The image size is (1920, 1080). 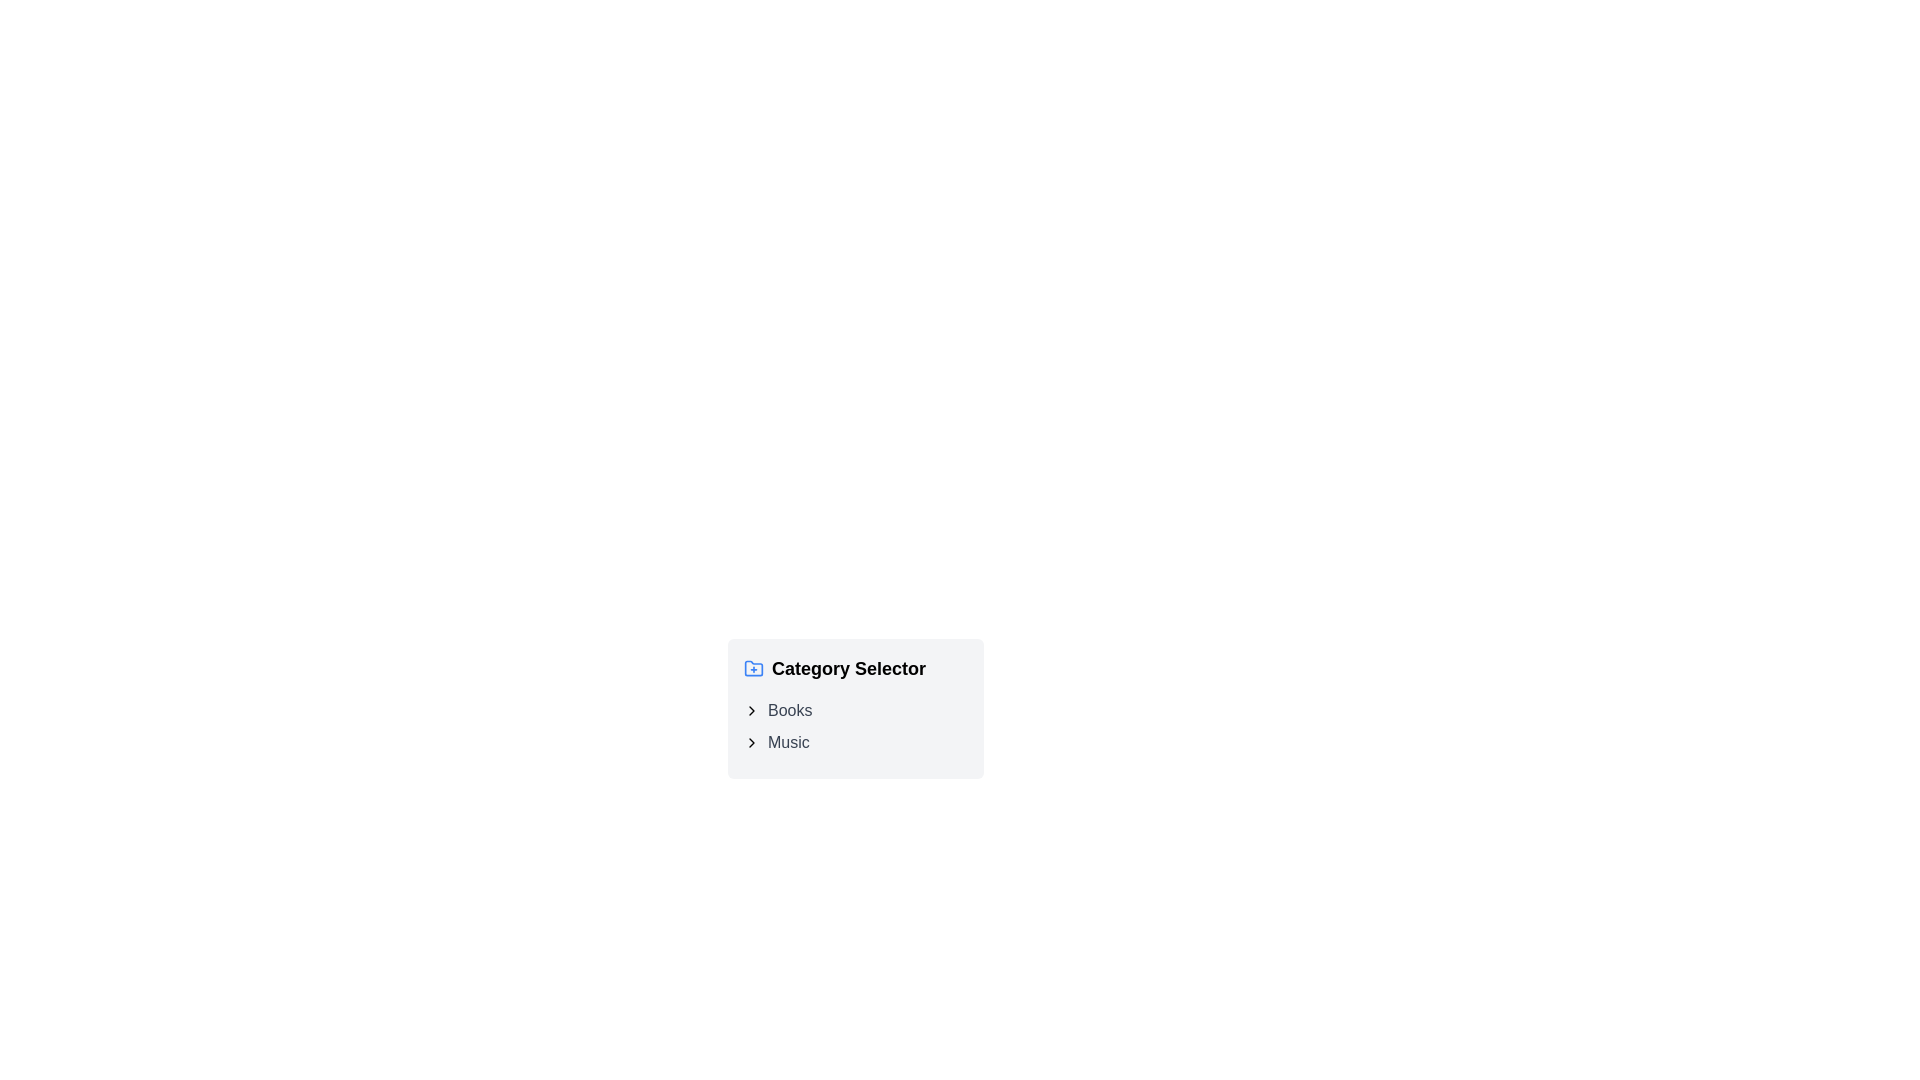 I want to click on the blue folder icon with a plus sign located next to the text 'Category Selector' to initiate a category-related action, so click(x=752, y=667).